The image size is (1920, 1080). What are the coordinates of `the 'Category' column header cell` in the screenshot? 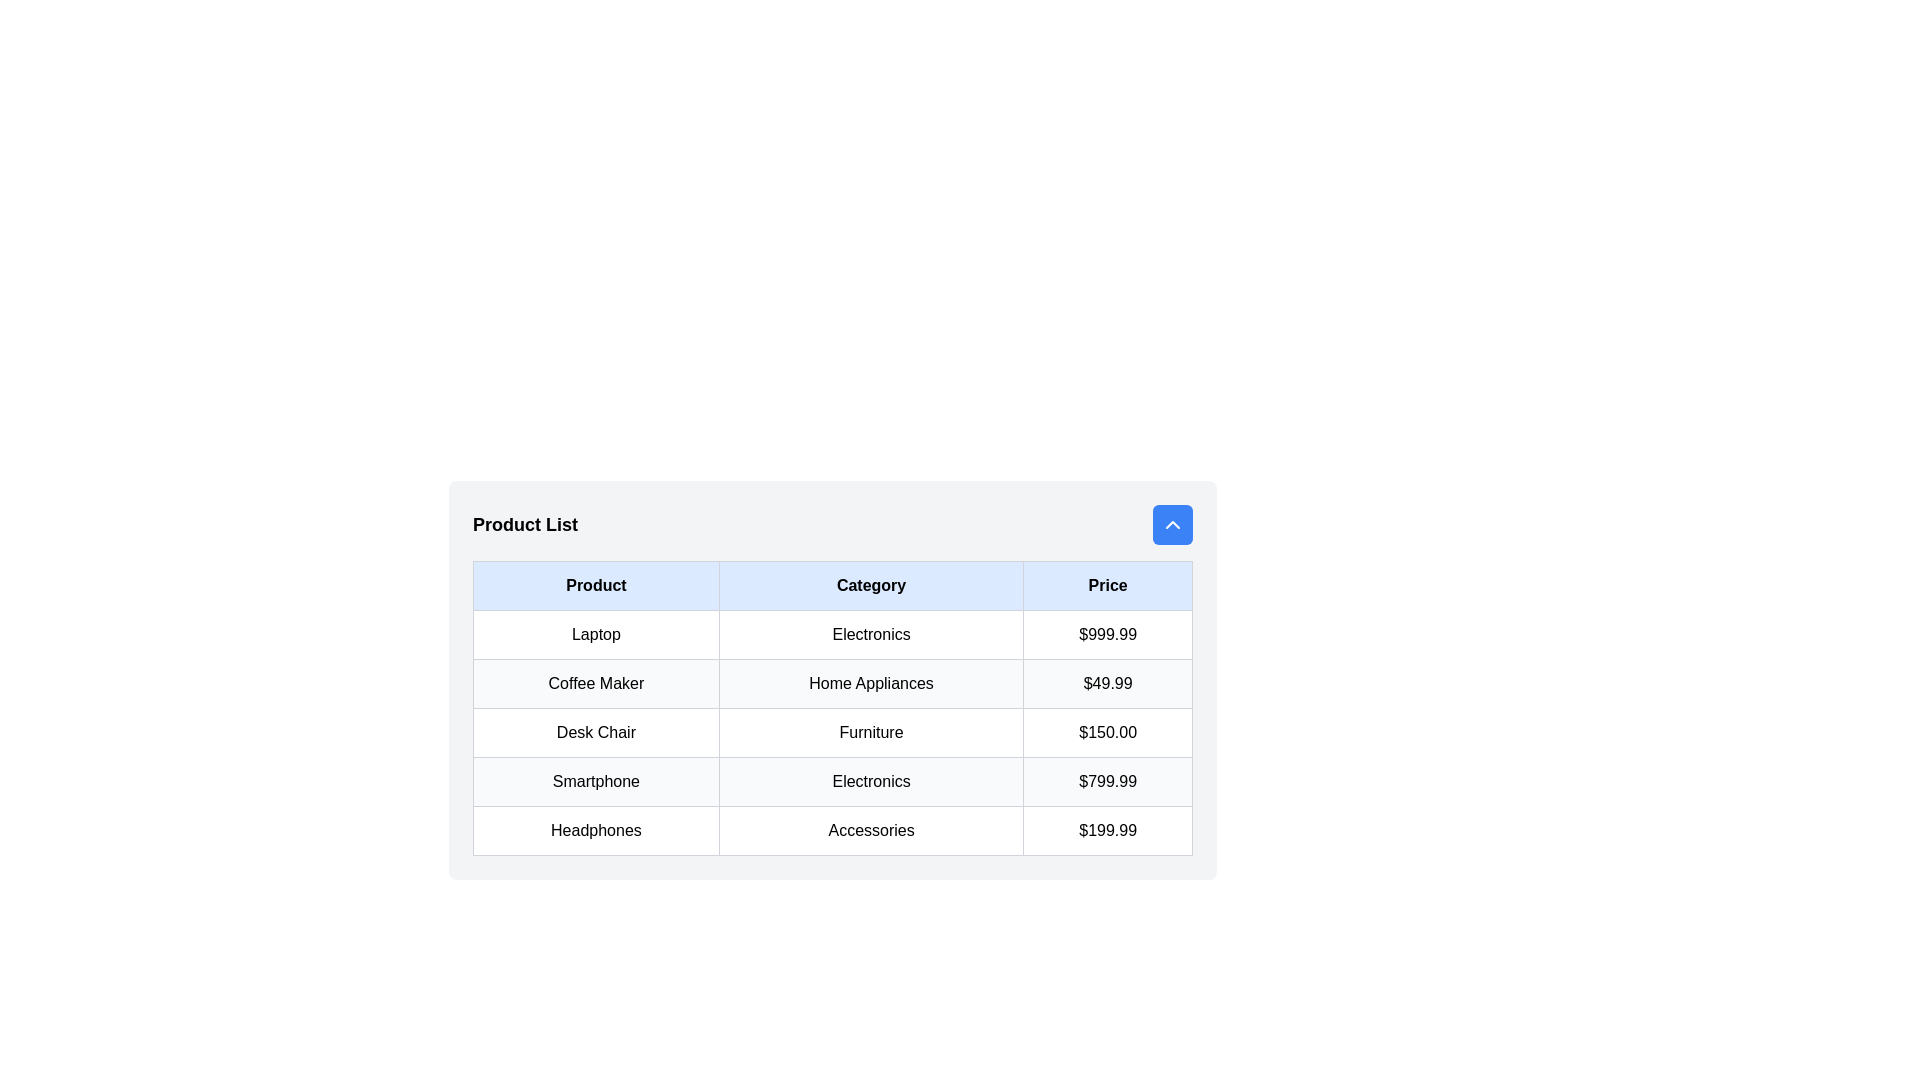 It's located at (871, 585).